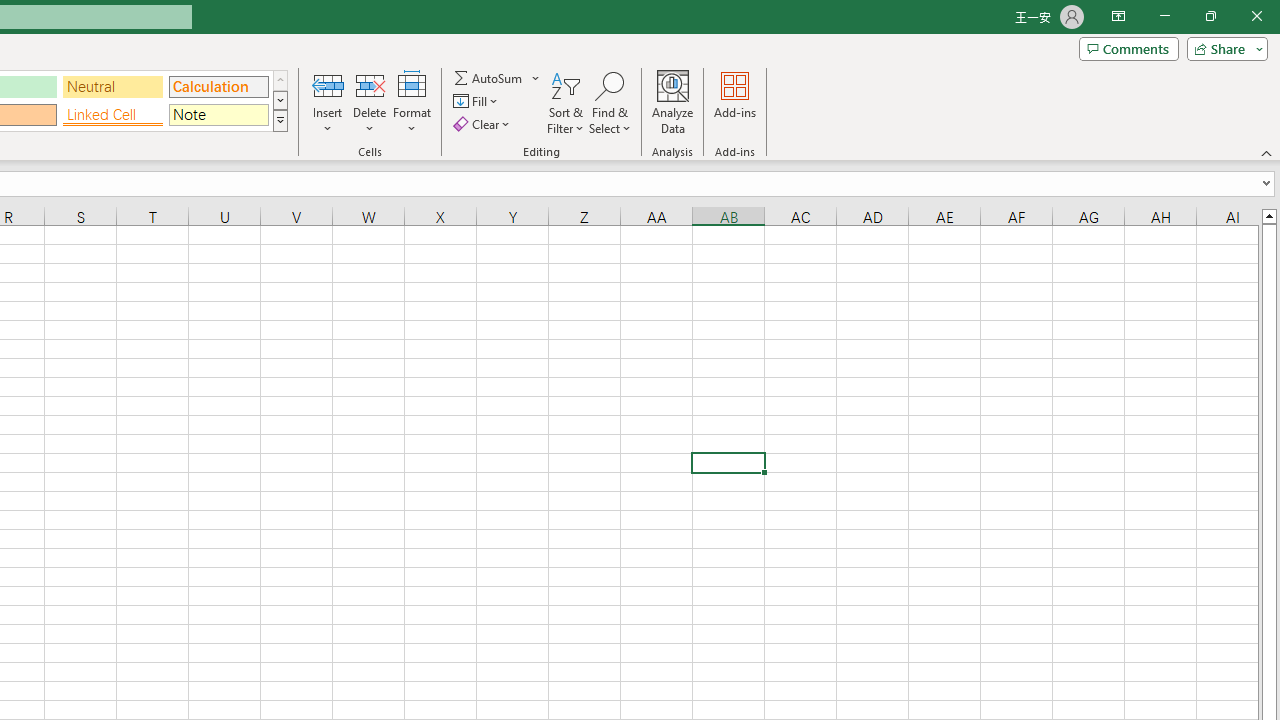  I want to click on 'Fill', so click(477, 101).